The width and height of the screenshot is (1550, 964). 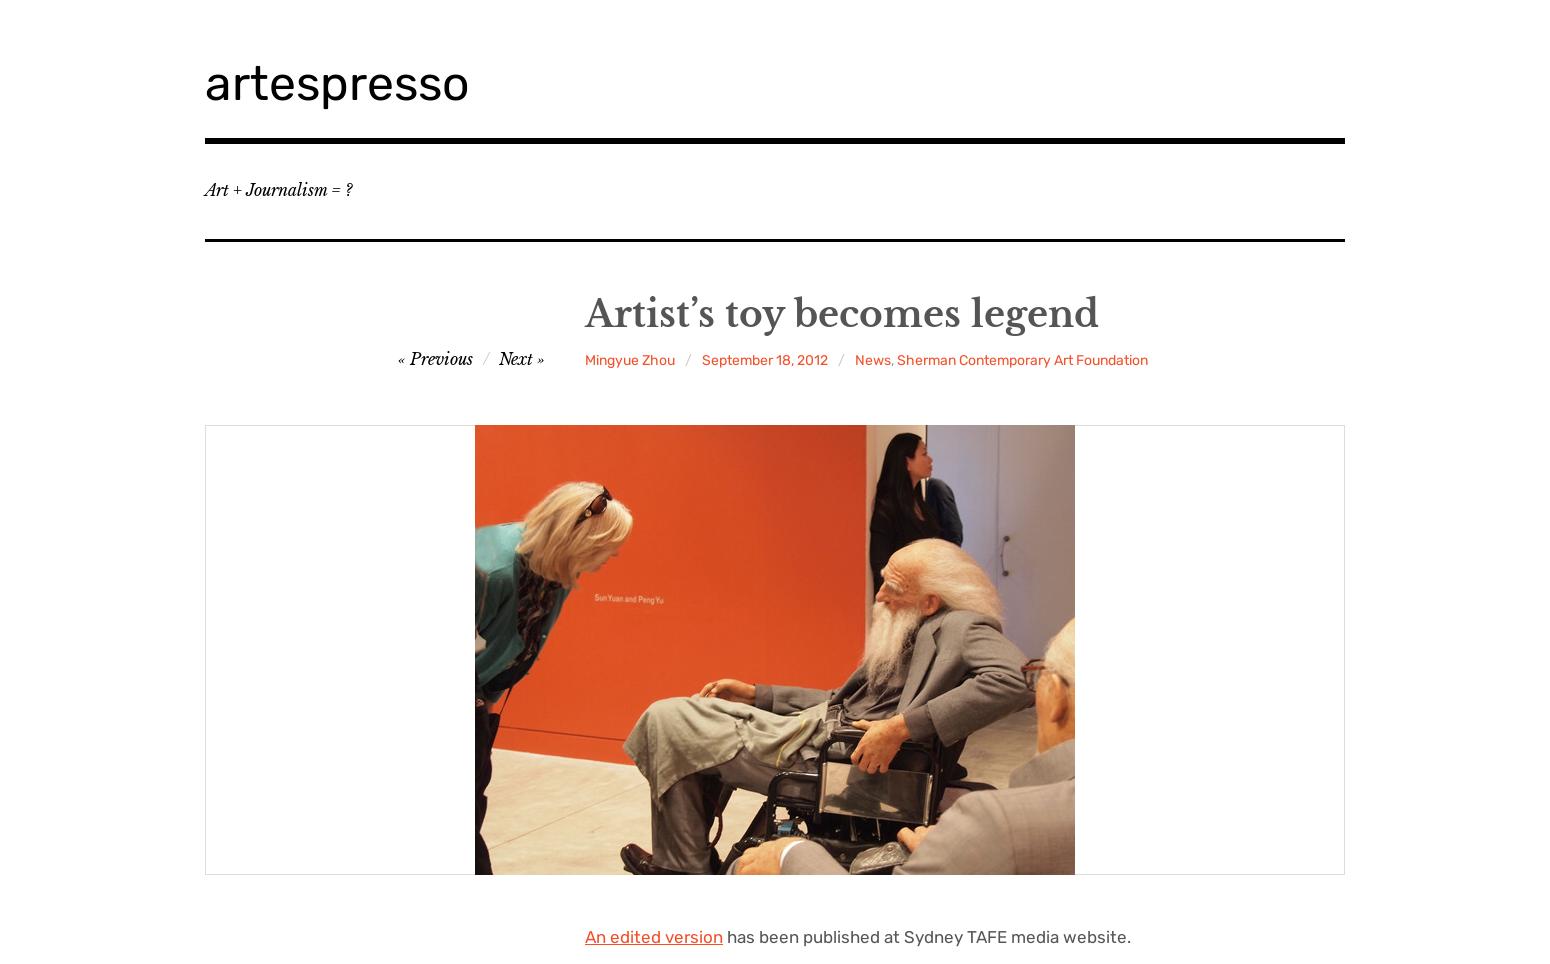 What do you see at coordinates (629, 359) in the screenshot?
I see `'Mingyue Zhou'` at bounding box center [629, 359].